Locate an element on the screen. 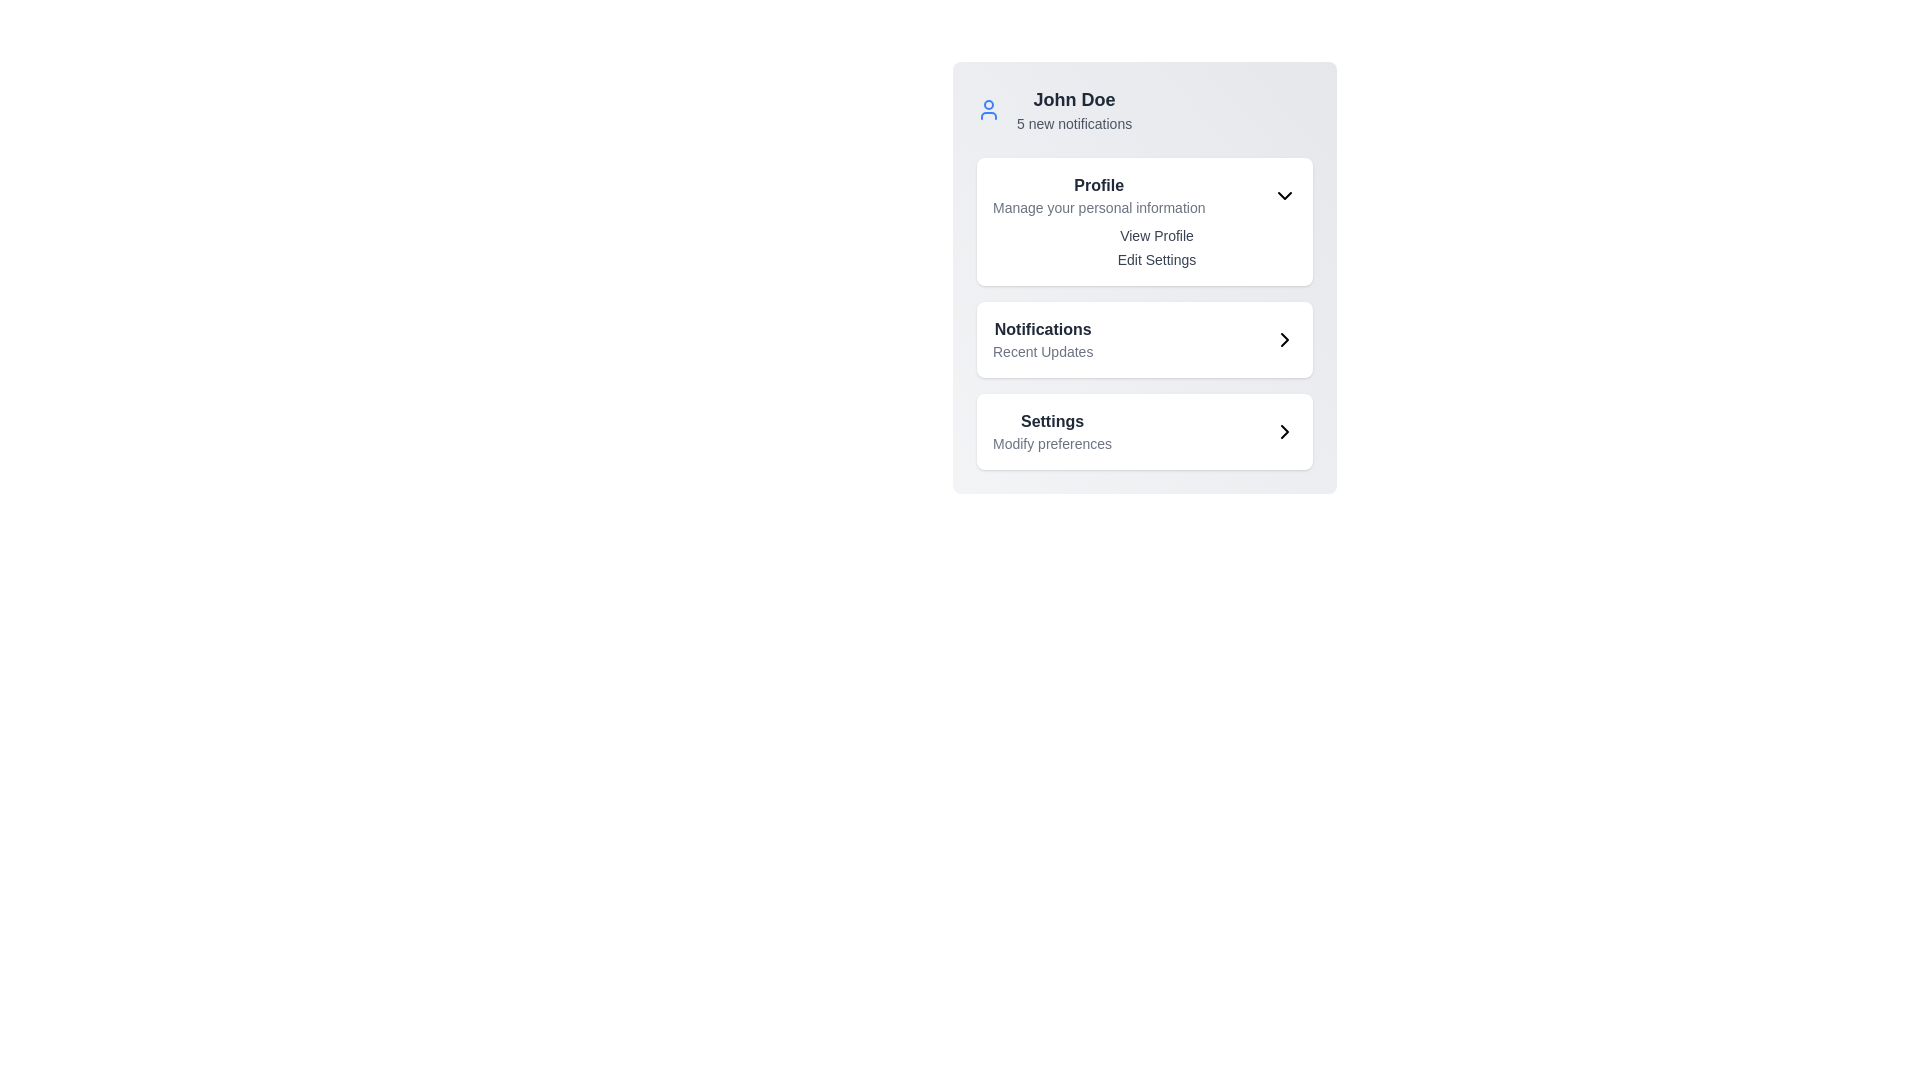 The width and height of the screenshot is (1920, 1080). the navigational icon located in the 'Notifications' section, adjacent to the 'Notifications' and 'Recent Updates' text is located at coordinates (1285, 338).